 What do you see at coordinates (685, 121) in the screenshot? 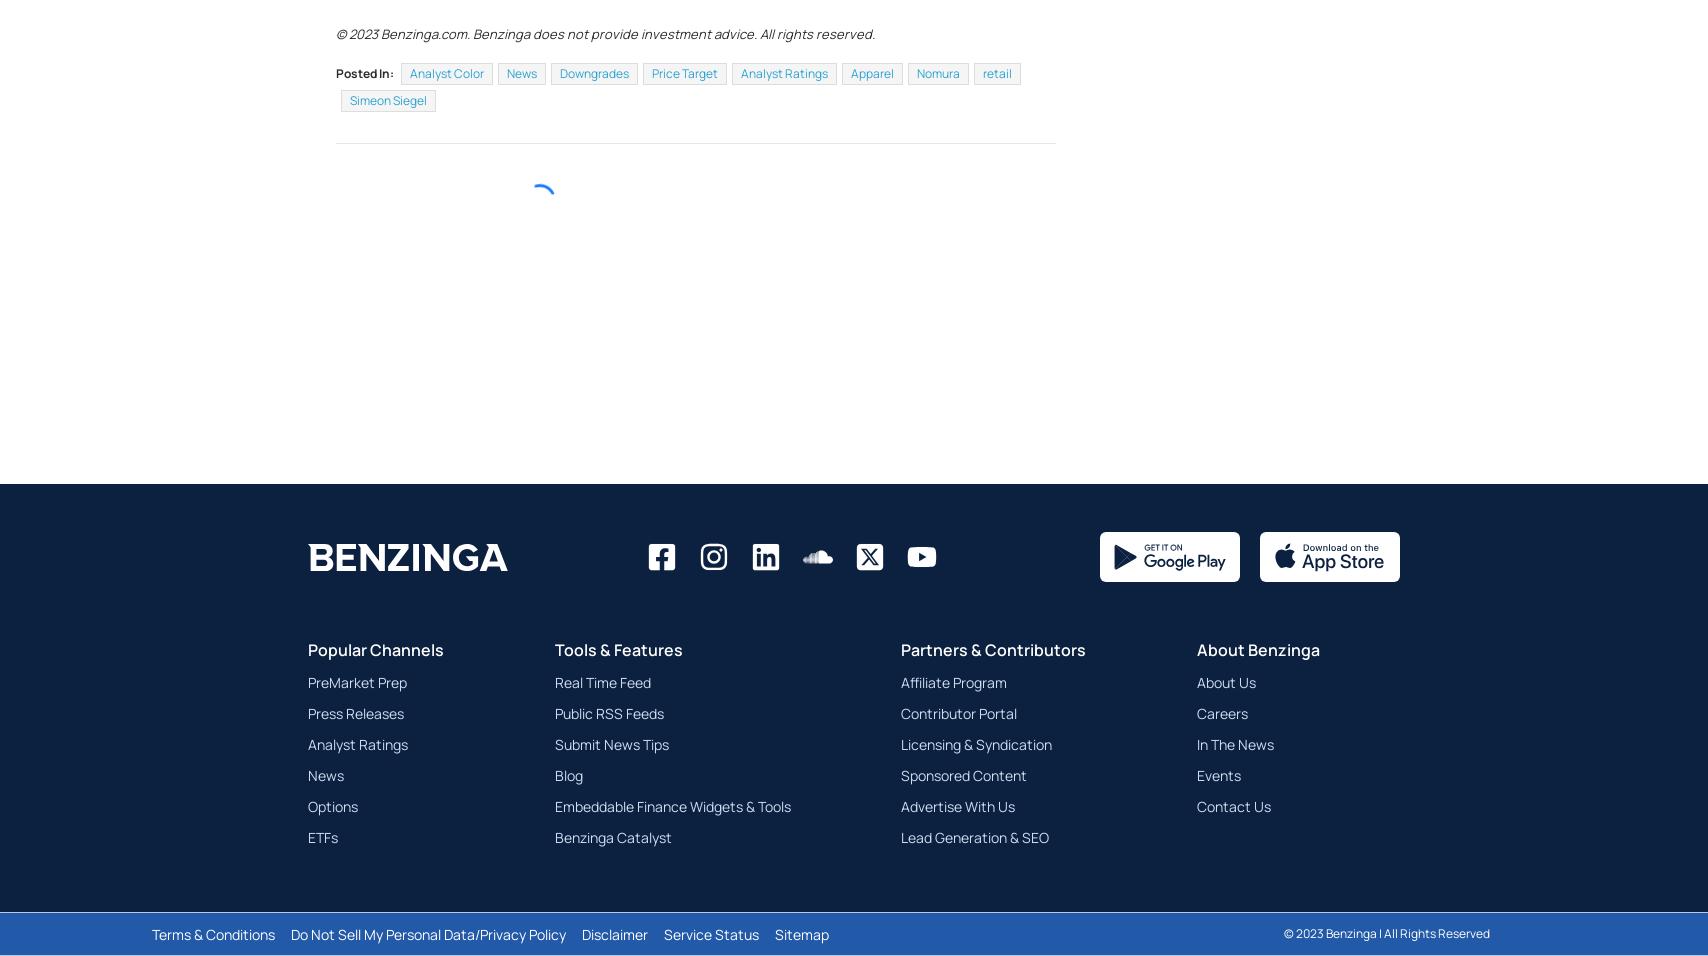
I see `'Price Target'` at bounding box center [685, 121].